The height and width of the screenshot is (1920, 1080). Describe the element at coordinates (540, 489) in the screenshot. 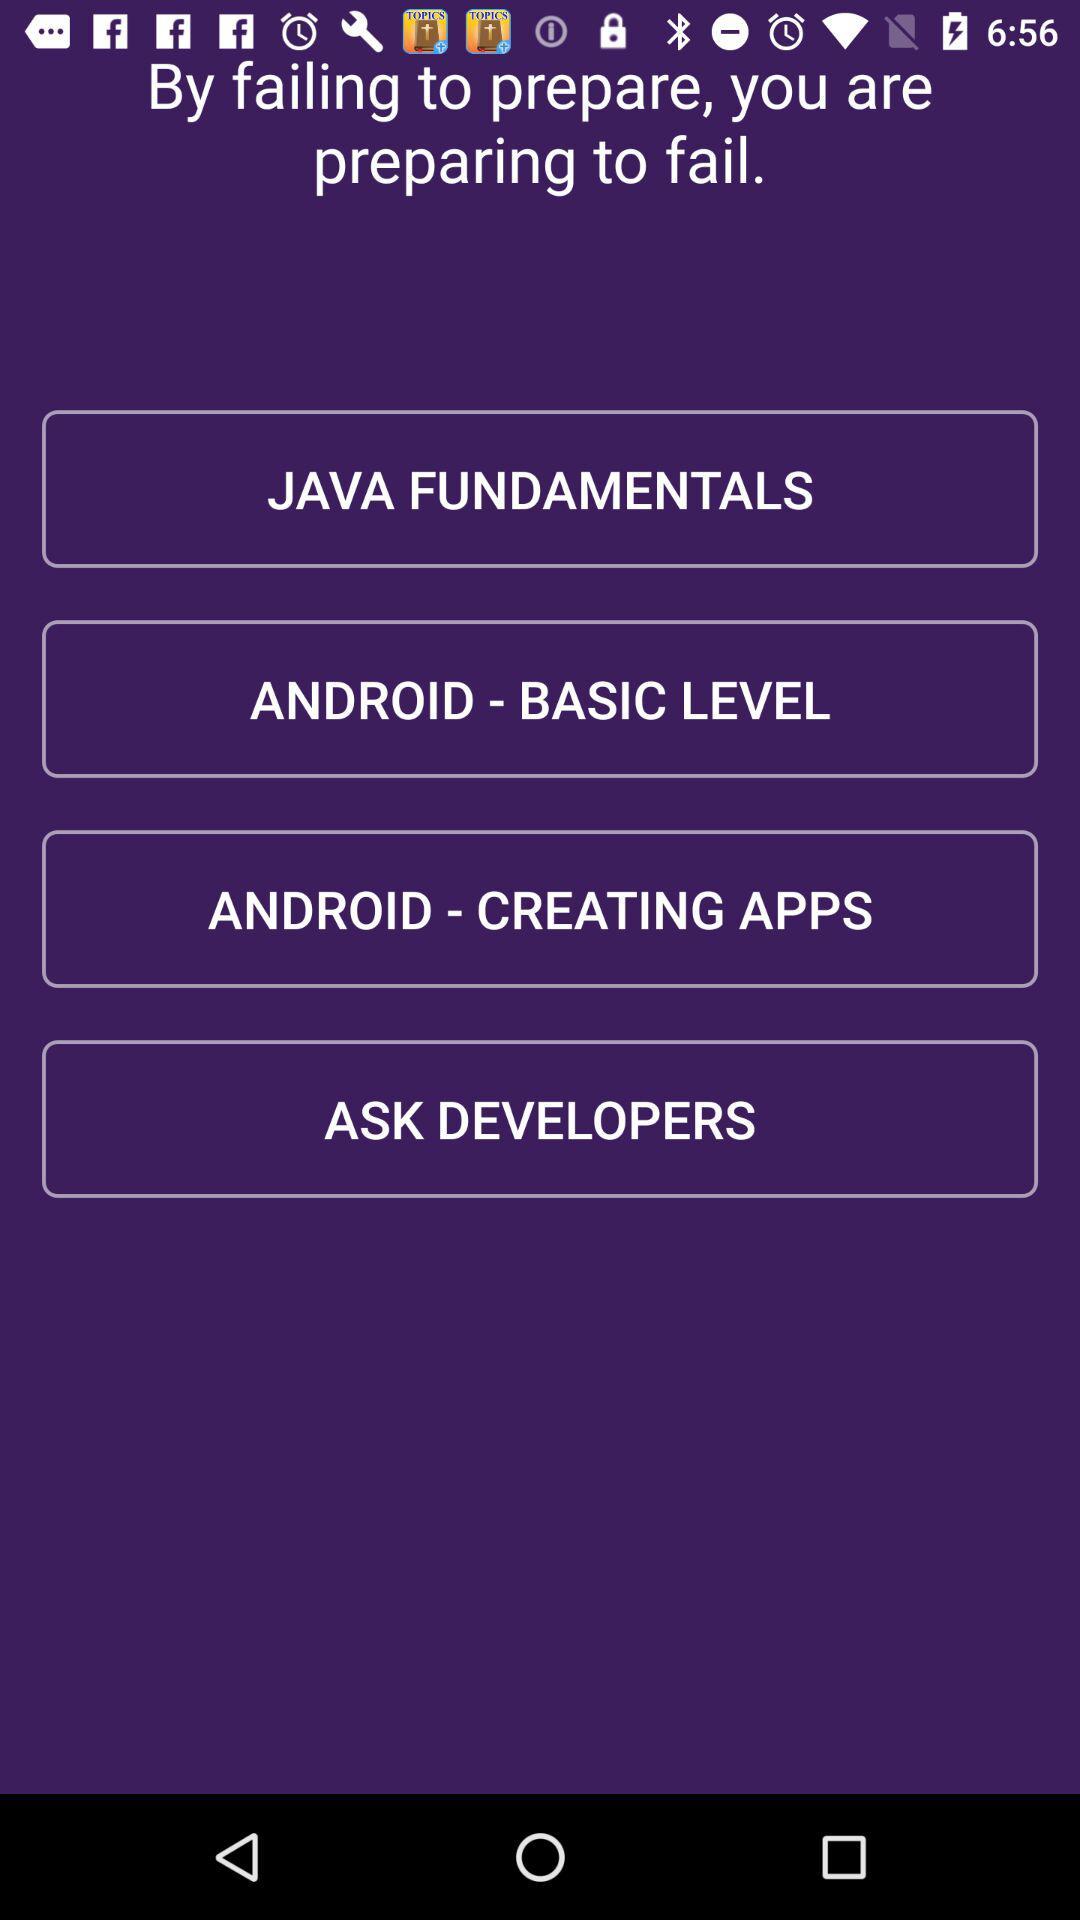

I see `the item above the android - basic level` at that location.